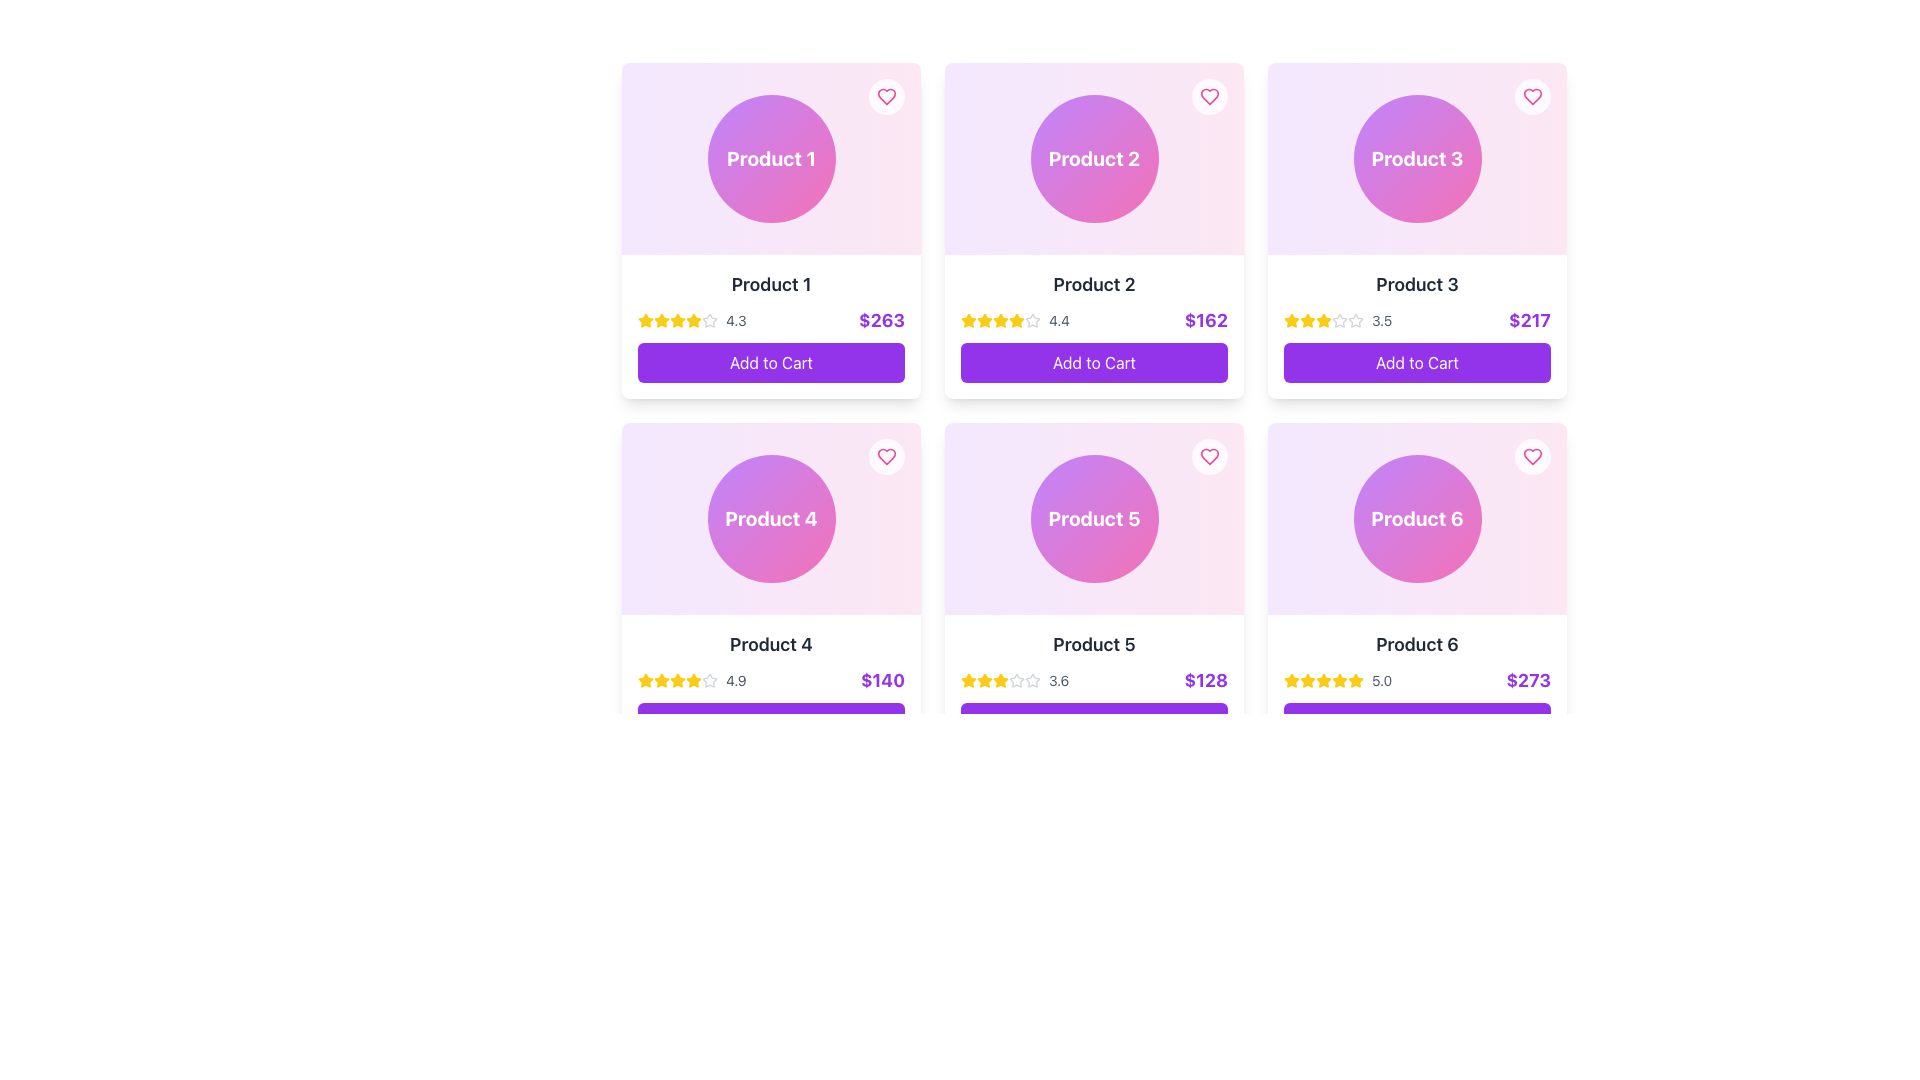 The width and height of the screenshot is (1920, 1080). What do you see at coordinates (770, 326) in the screenshot?
I see `the product information display section that includes the title 'Product 1', a rating of 4.3 stars, a purple price tag of '$263', and a purple 'Add to Cart' button` at bounding box center [770, 326].